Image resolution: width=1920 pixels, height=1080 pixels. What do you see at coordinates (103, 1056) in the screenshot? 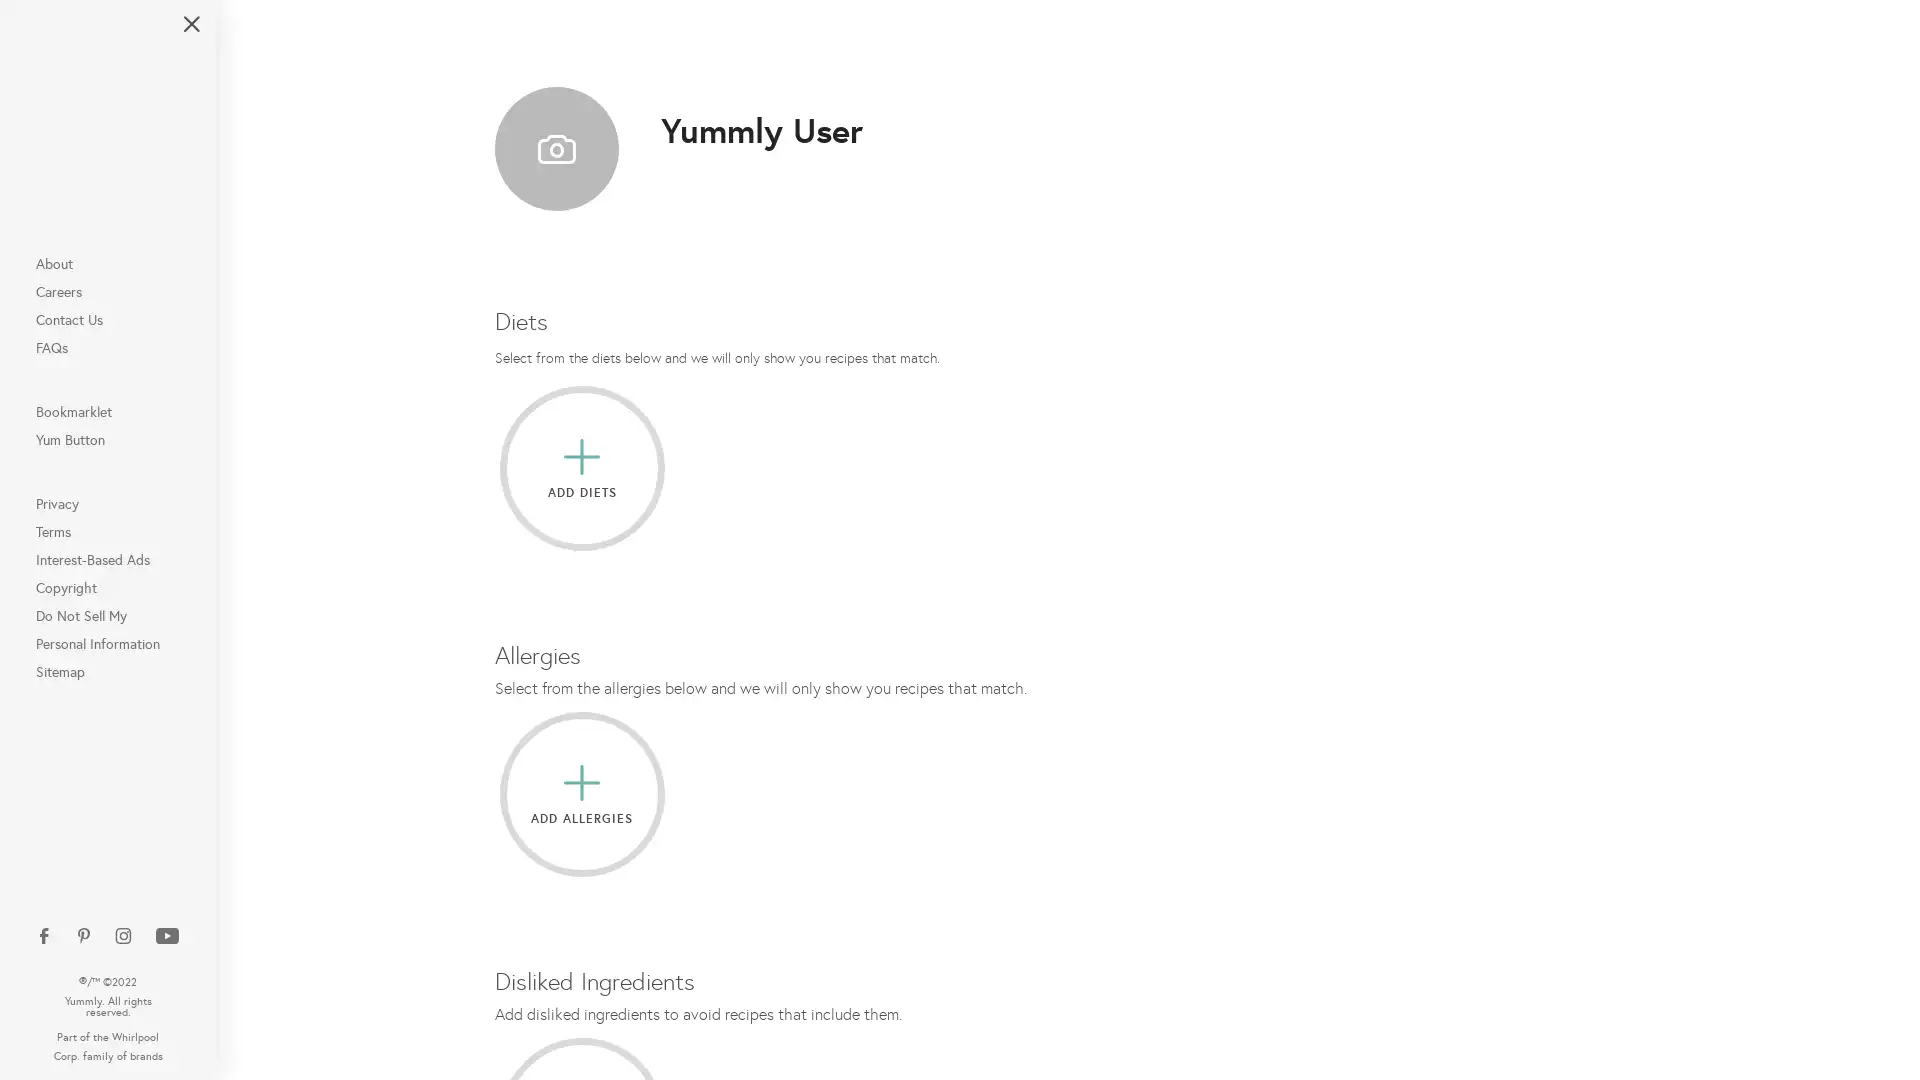
I see `Do Not Sell My Personal Information` at bounding box center [103, 1056].